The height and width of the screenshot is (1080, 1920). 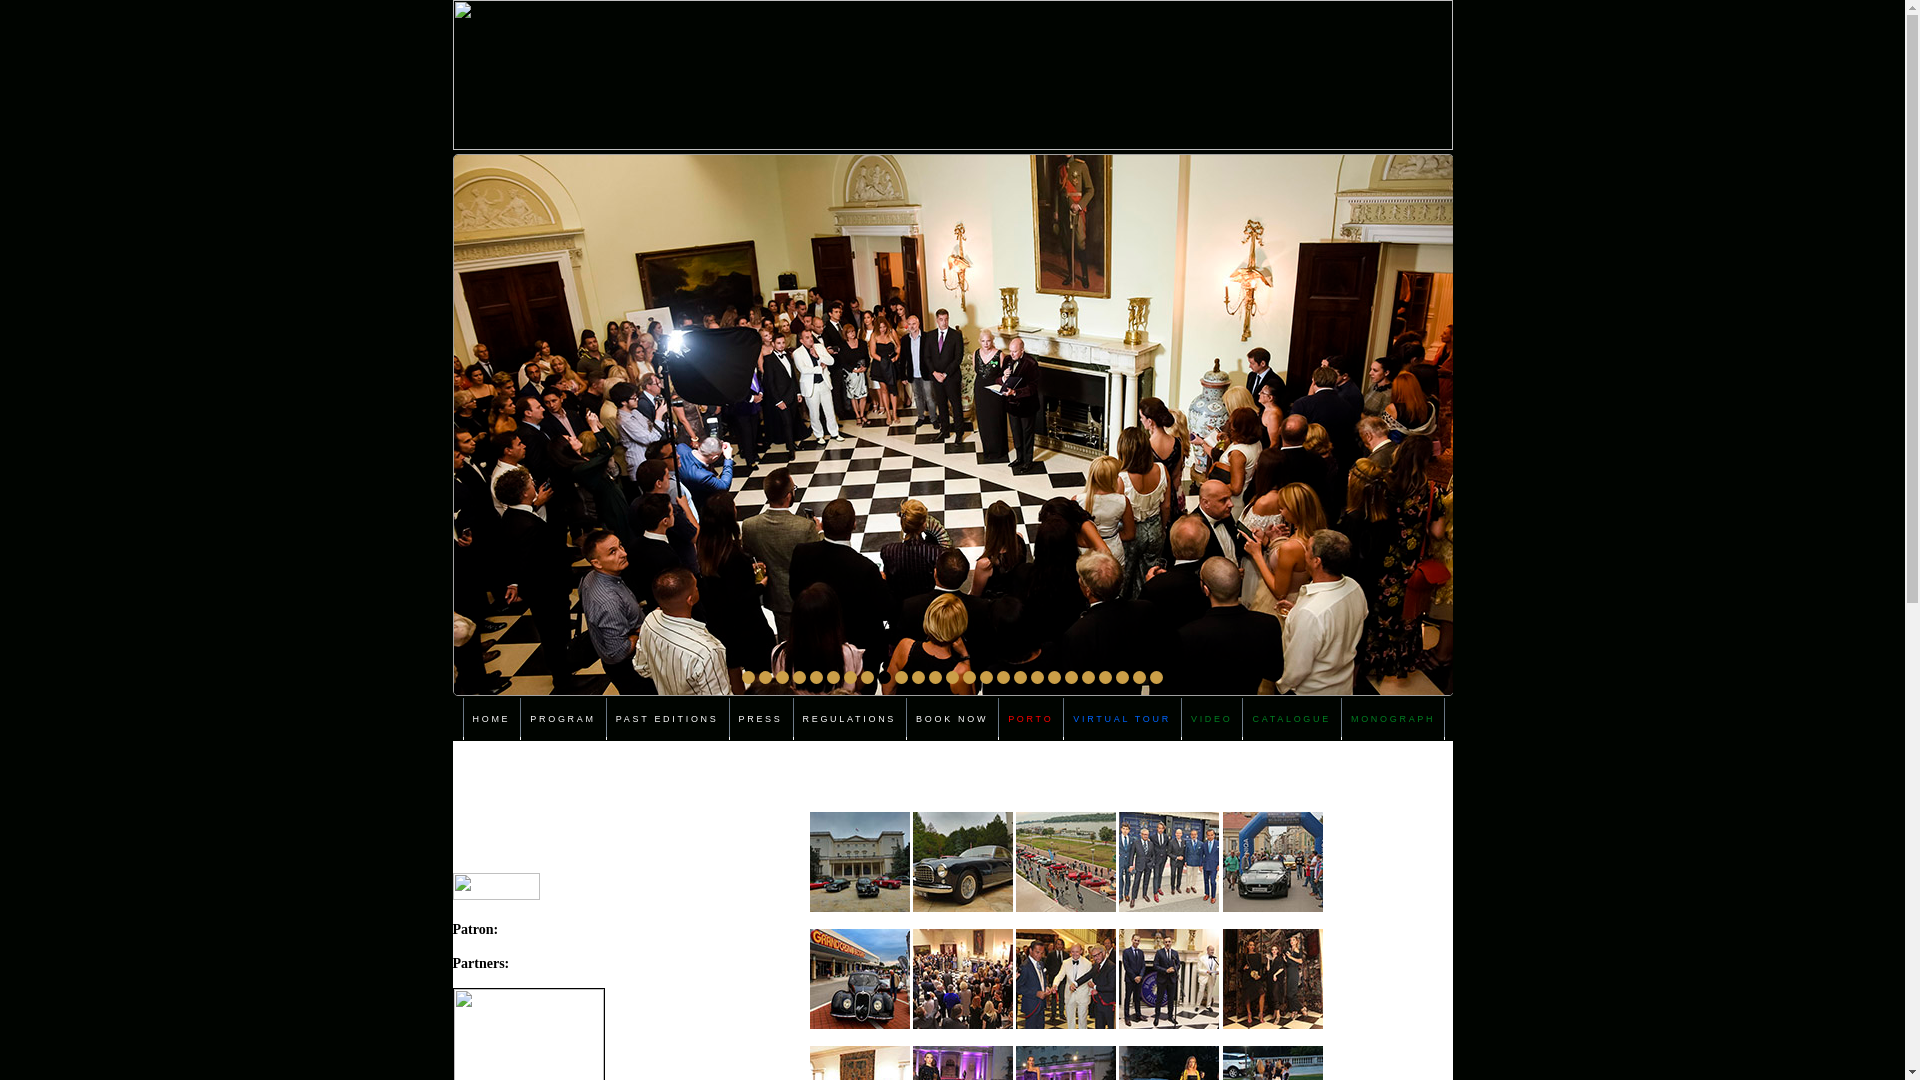 I want to click on 'BOOK NOW', so click(x=905, y=717).